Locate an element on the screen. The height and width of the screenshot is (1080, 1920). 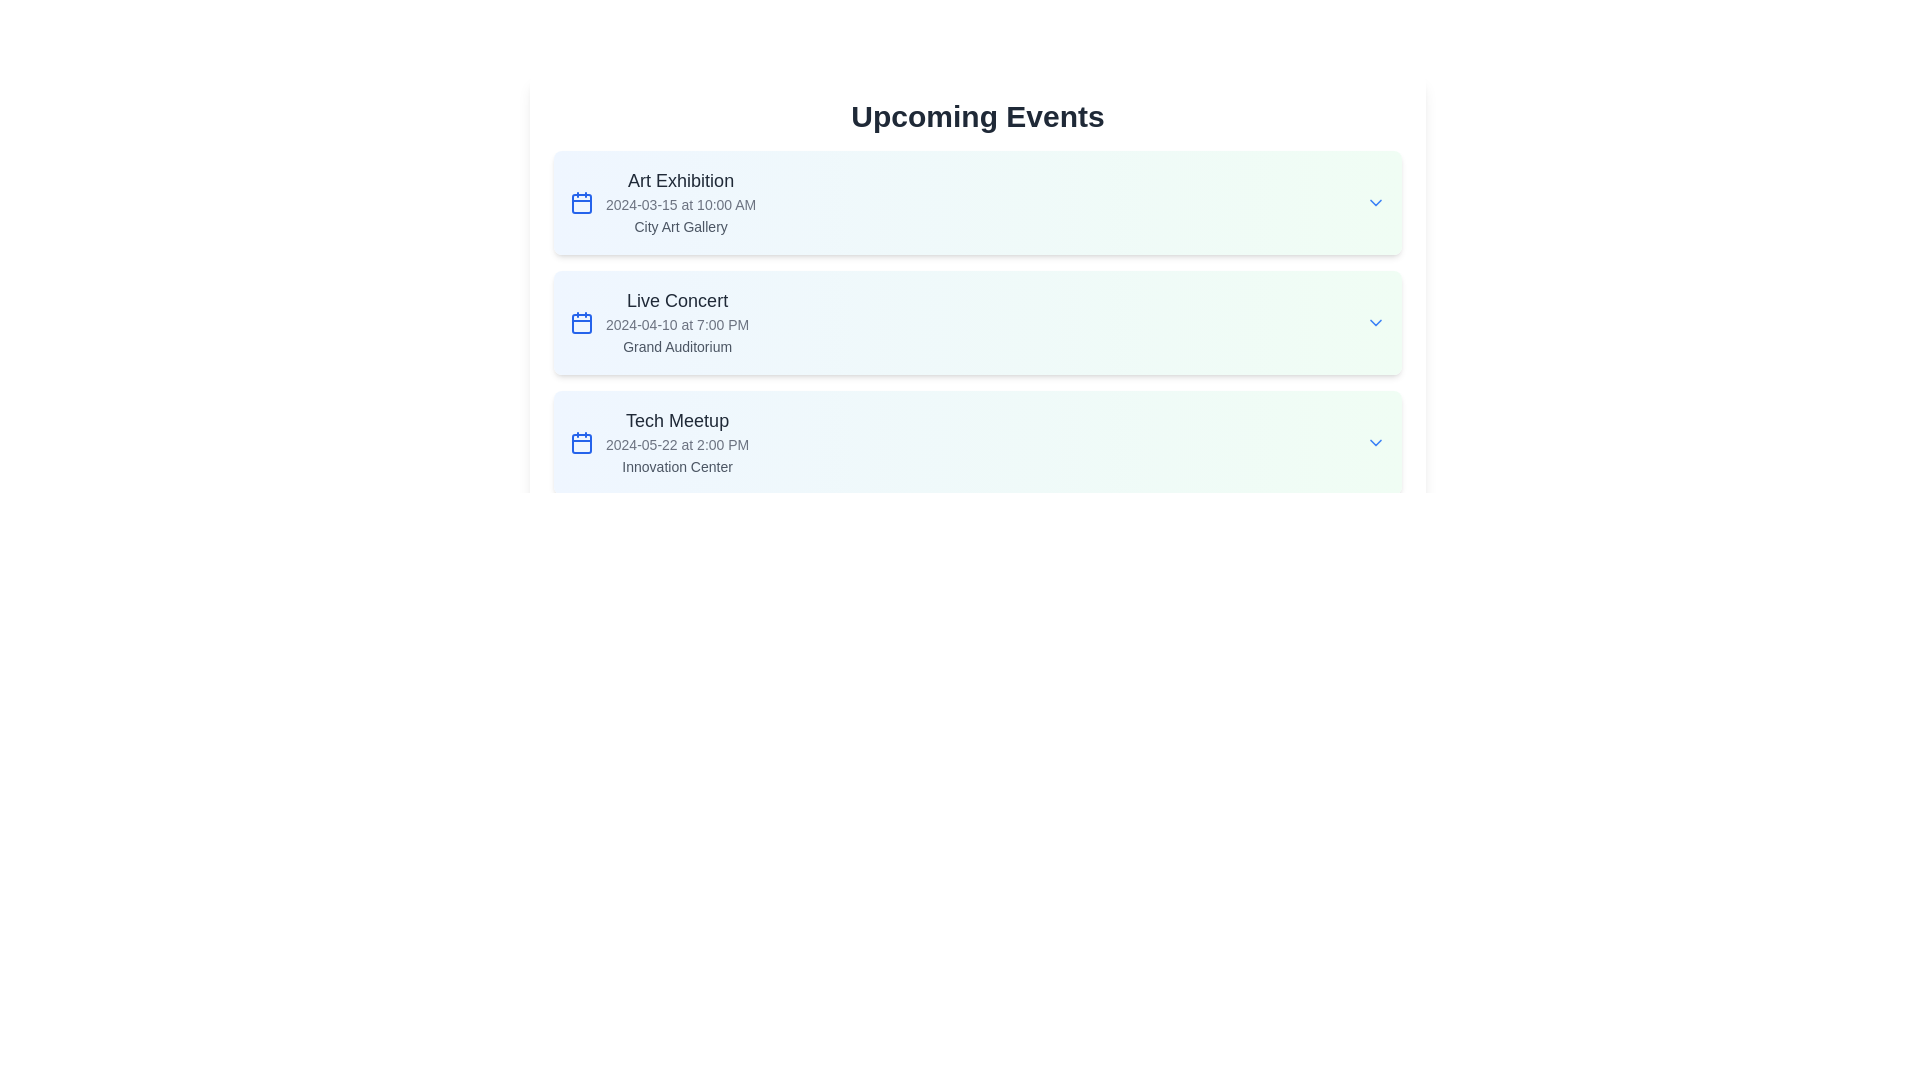
text label displaying 'Tech Meetup' which is styled in large, bold font and positioned in the third event entry of a vertical list is located at coordinates (677, 419).